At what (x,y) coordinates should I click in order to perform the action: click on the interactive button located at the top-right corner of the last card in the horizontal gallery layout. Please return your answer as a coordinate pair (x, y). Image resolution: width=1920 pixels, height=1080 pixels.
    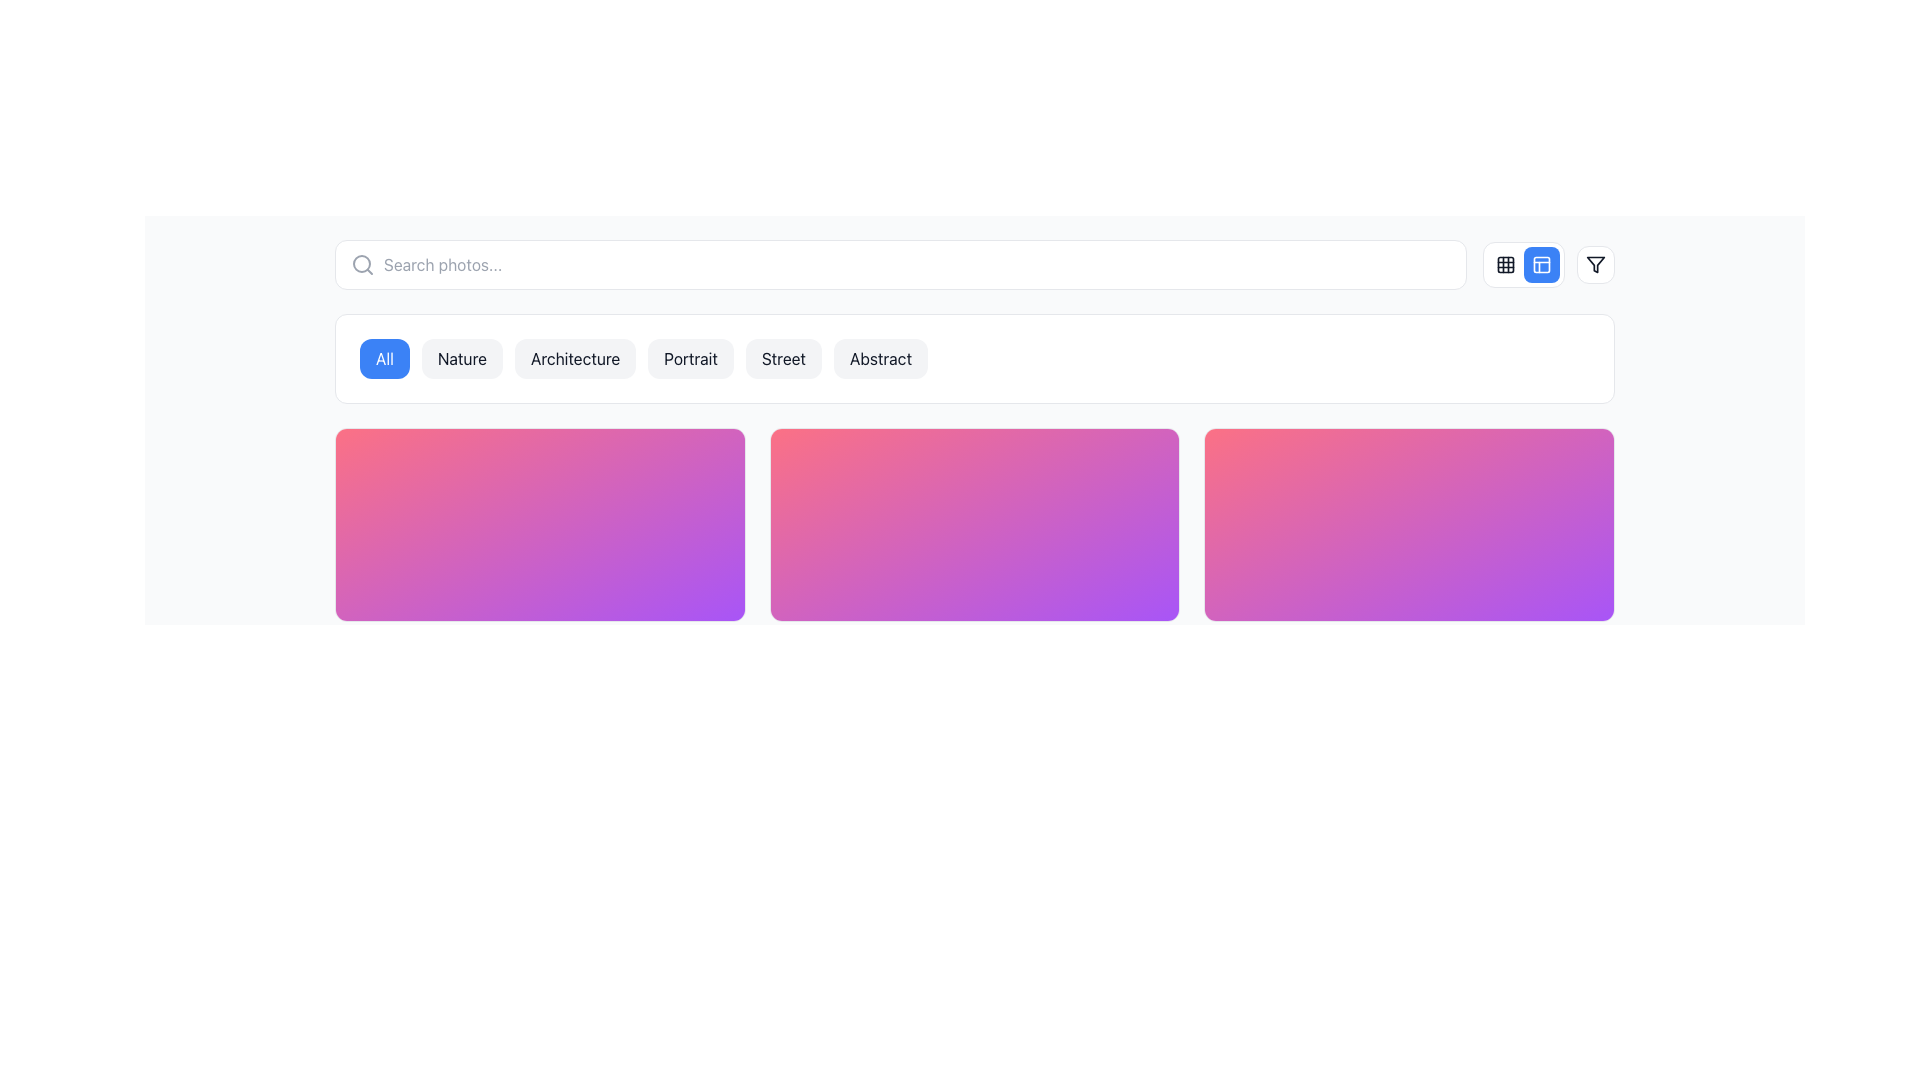
    Looking at the image, I should click on (1537, 462).